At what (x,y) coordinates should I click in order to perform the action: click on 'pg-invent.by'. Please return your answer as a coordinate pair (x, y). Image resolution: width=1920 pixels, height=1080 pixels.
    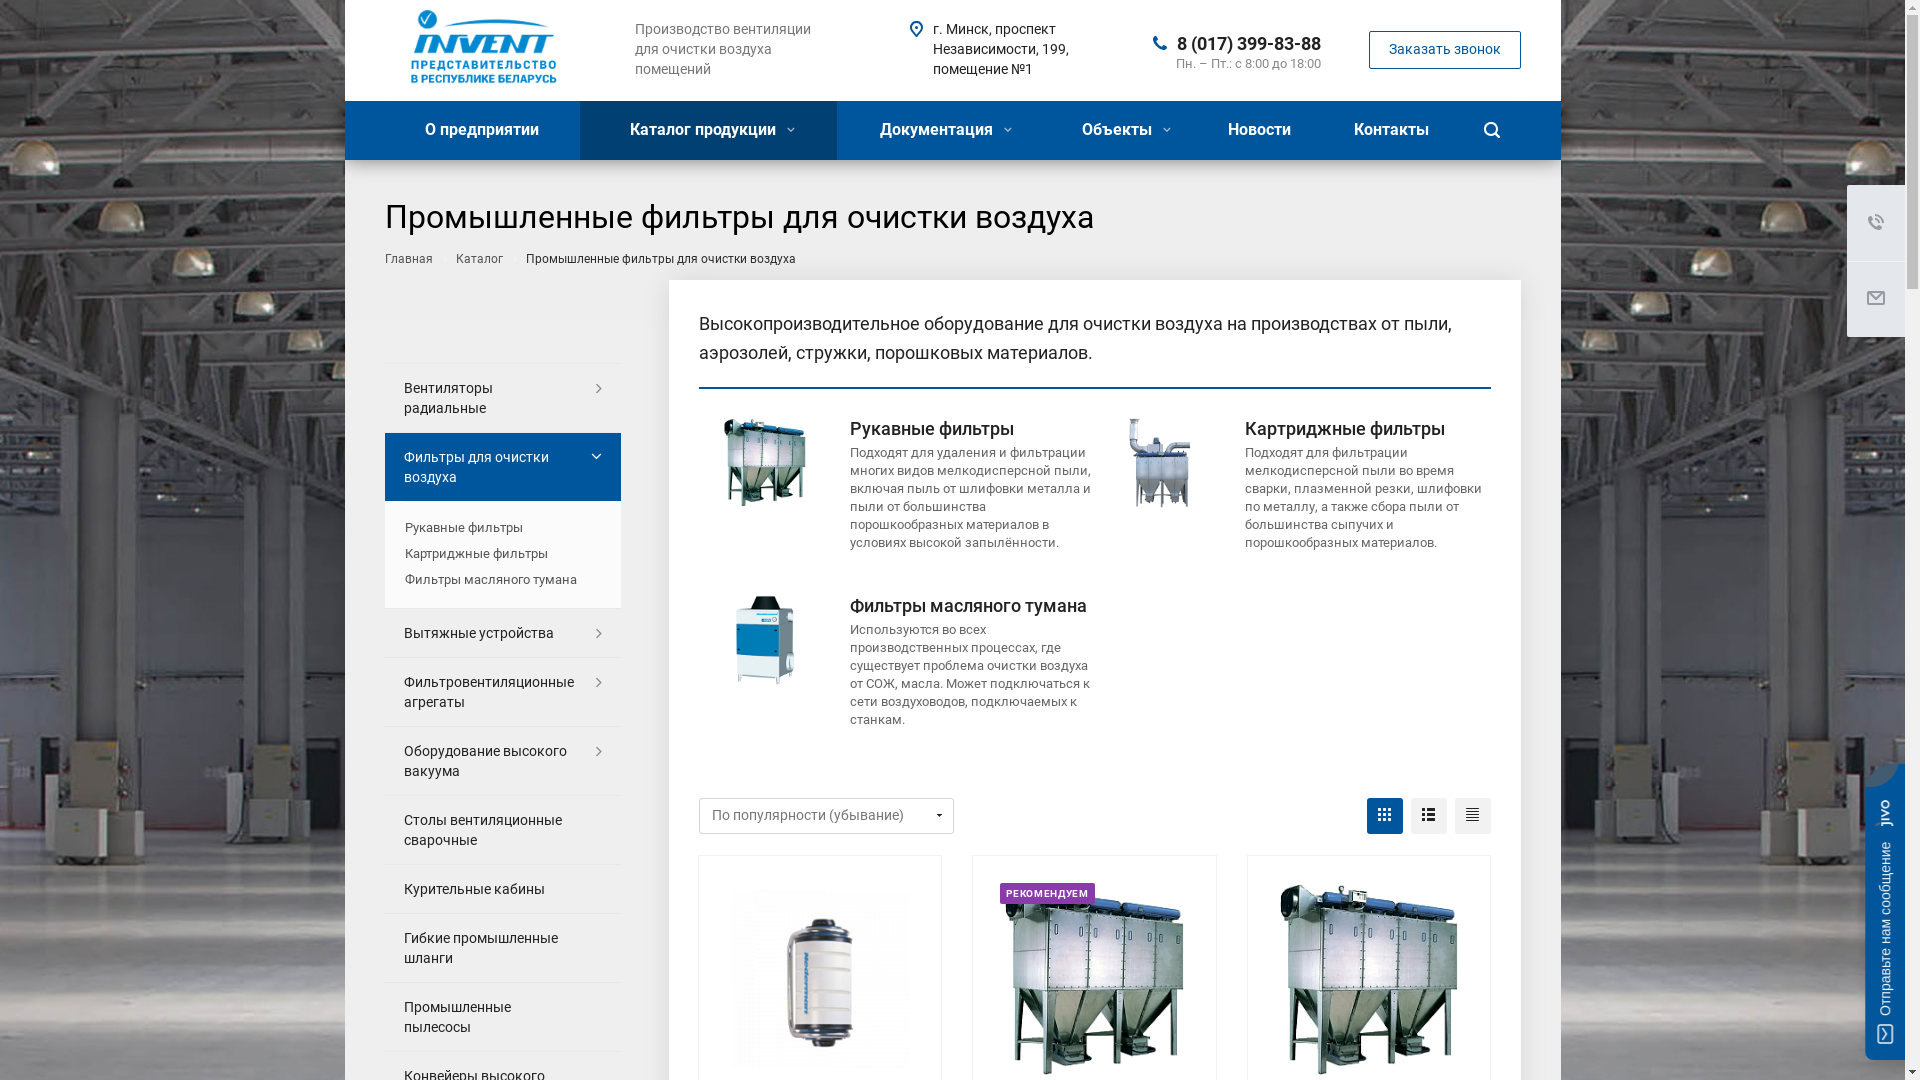
    Looking at the image, I should click on (384, 49).